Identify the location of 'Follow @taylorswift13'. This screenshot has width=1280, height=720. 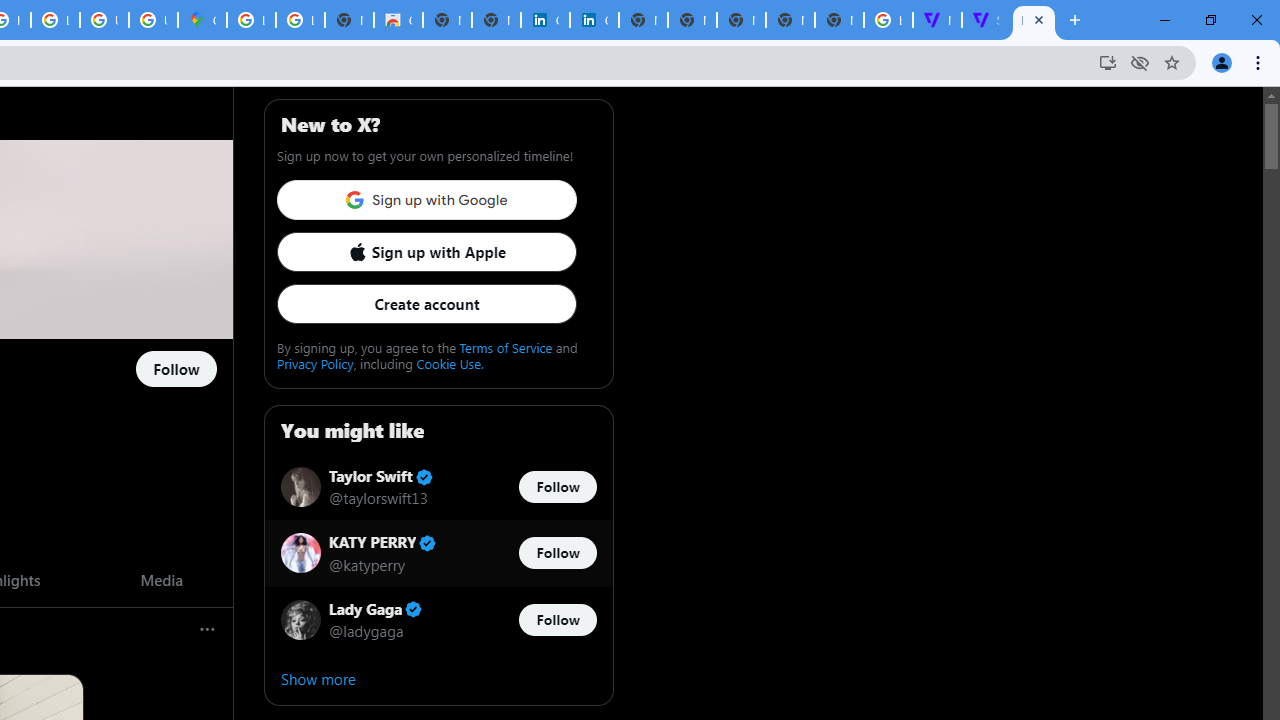
(557, 487).